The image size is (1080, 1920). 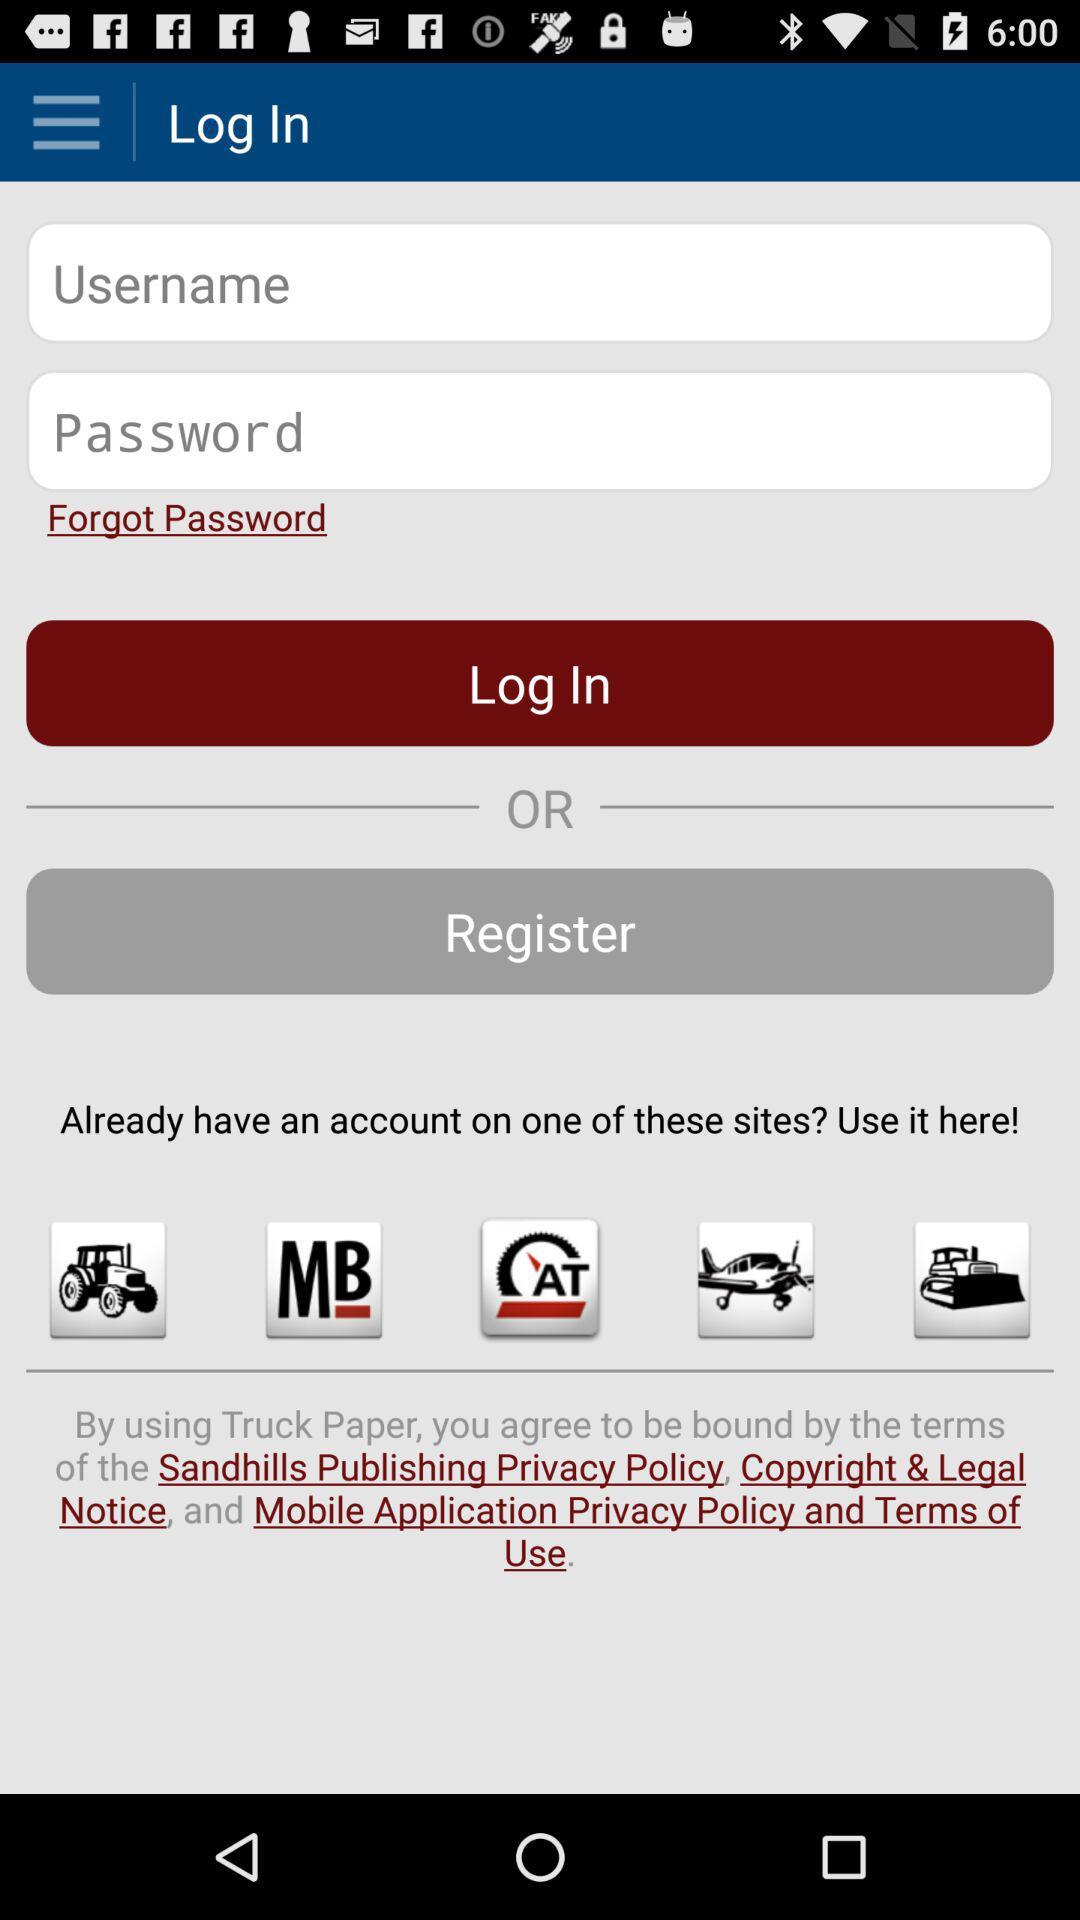 I want to click on app below or, so click(x=540, y=930).